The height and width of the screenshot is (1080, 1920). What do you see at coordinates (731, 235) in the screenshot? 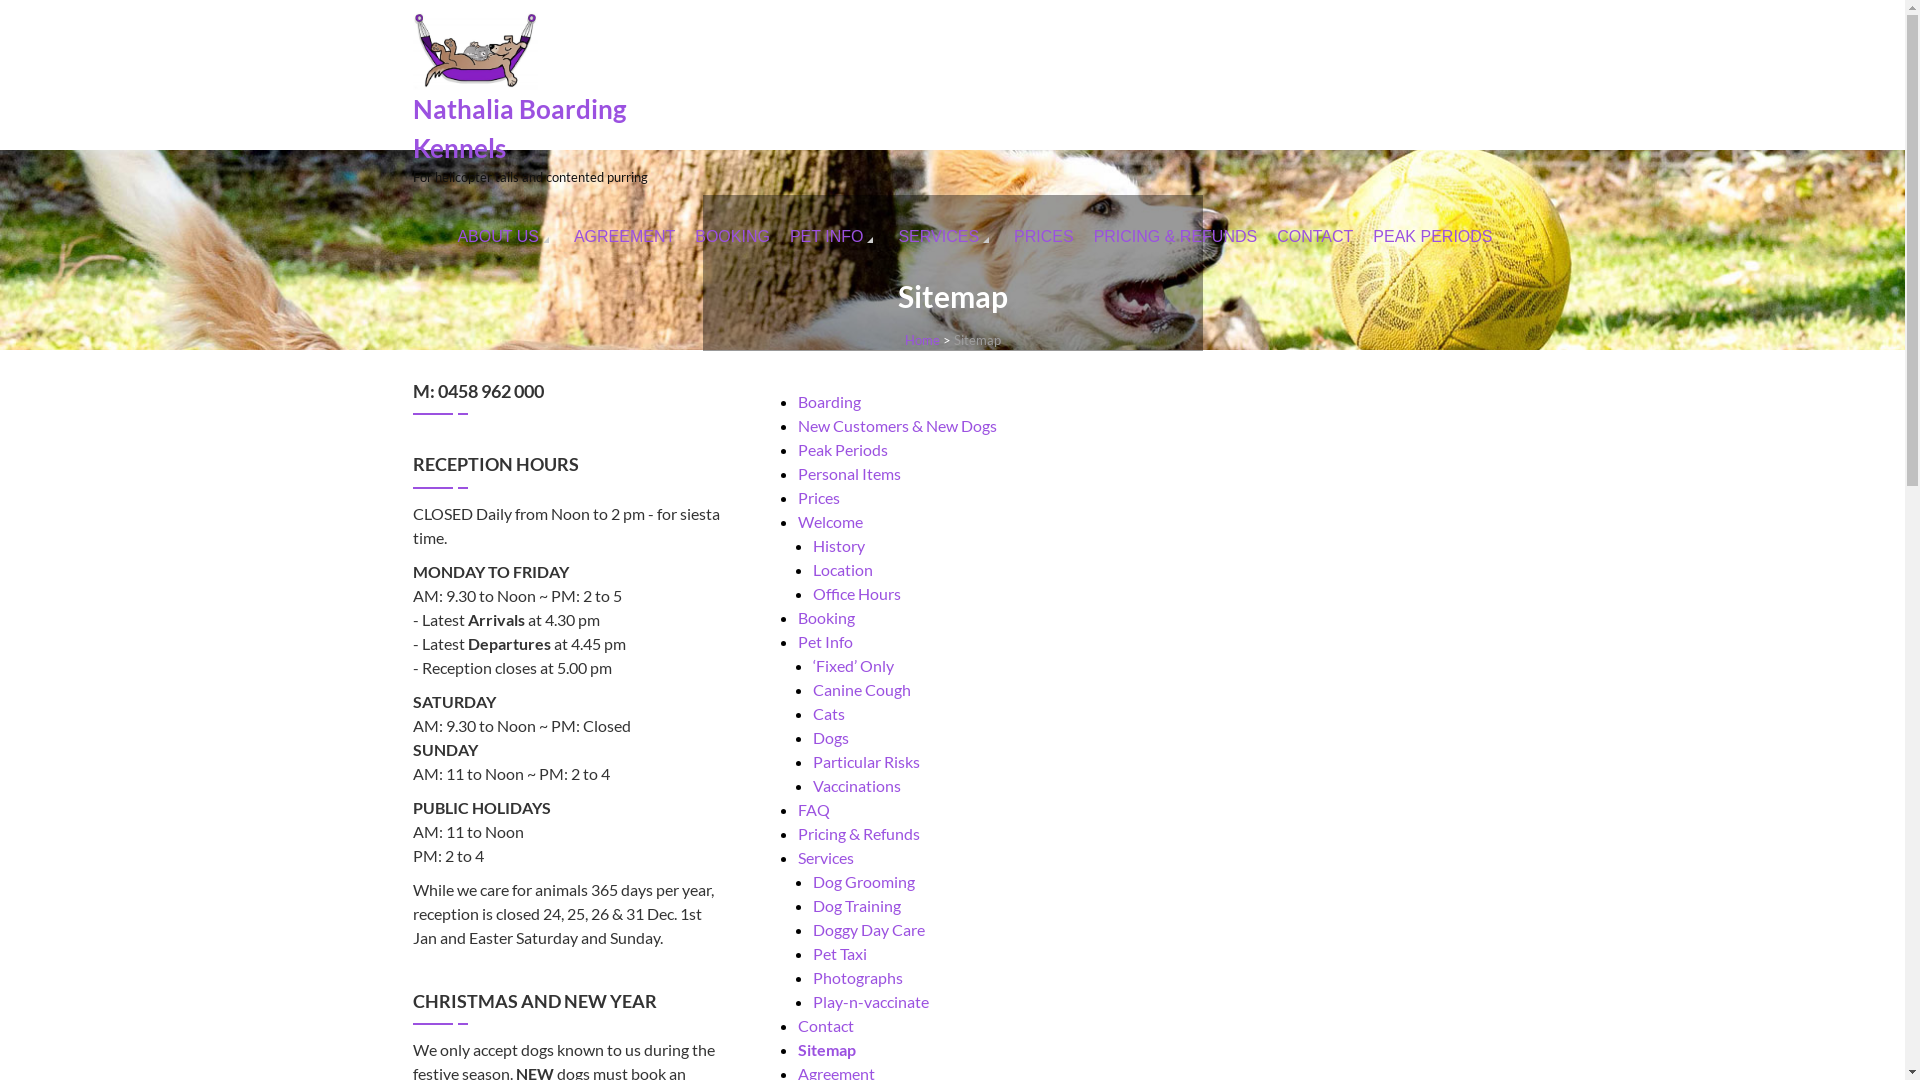
I see `'BOOKING'` at bounding box center [731, 235].